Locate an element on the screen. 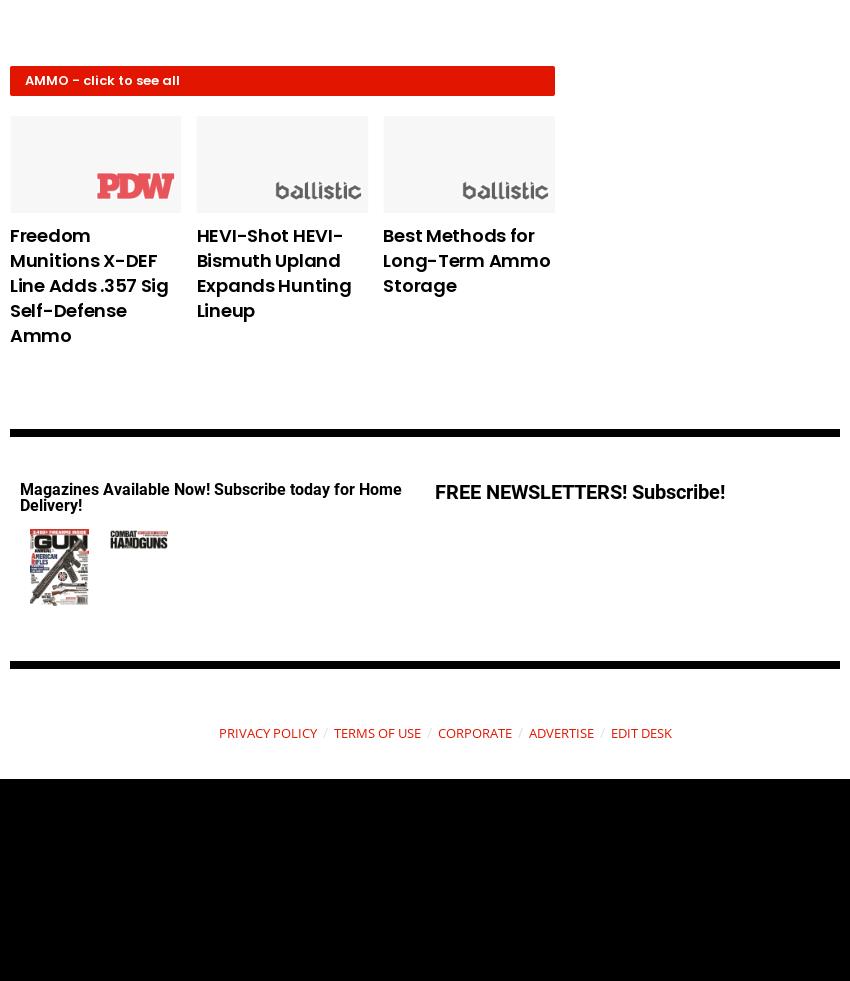 The height and width of the screenshot is (981, 850). 'HEVI-Shot HEVI-Bismuth Upland Expands Hunting Lineup' is located at coordinates (272, 271).